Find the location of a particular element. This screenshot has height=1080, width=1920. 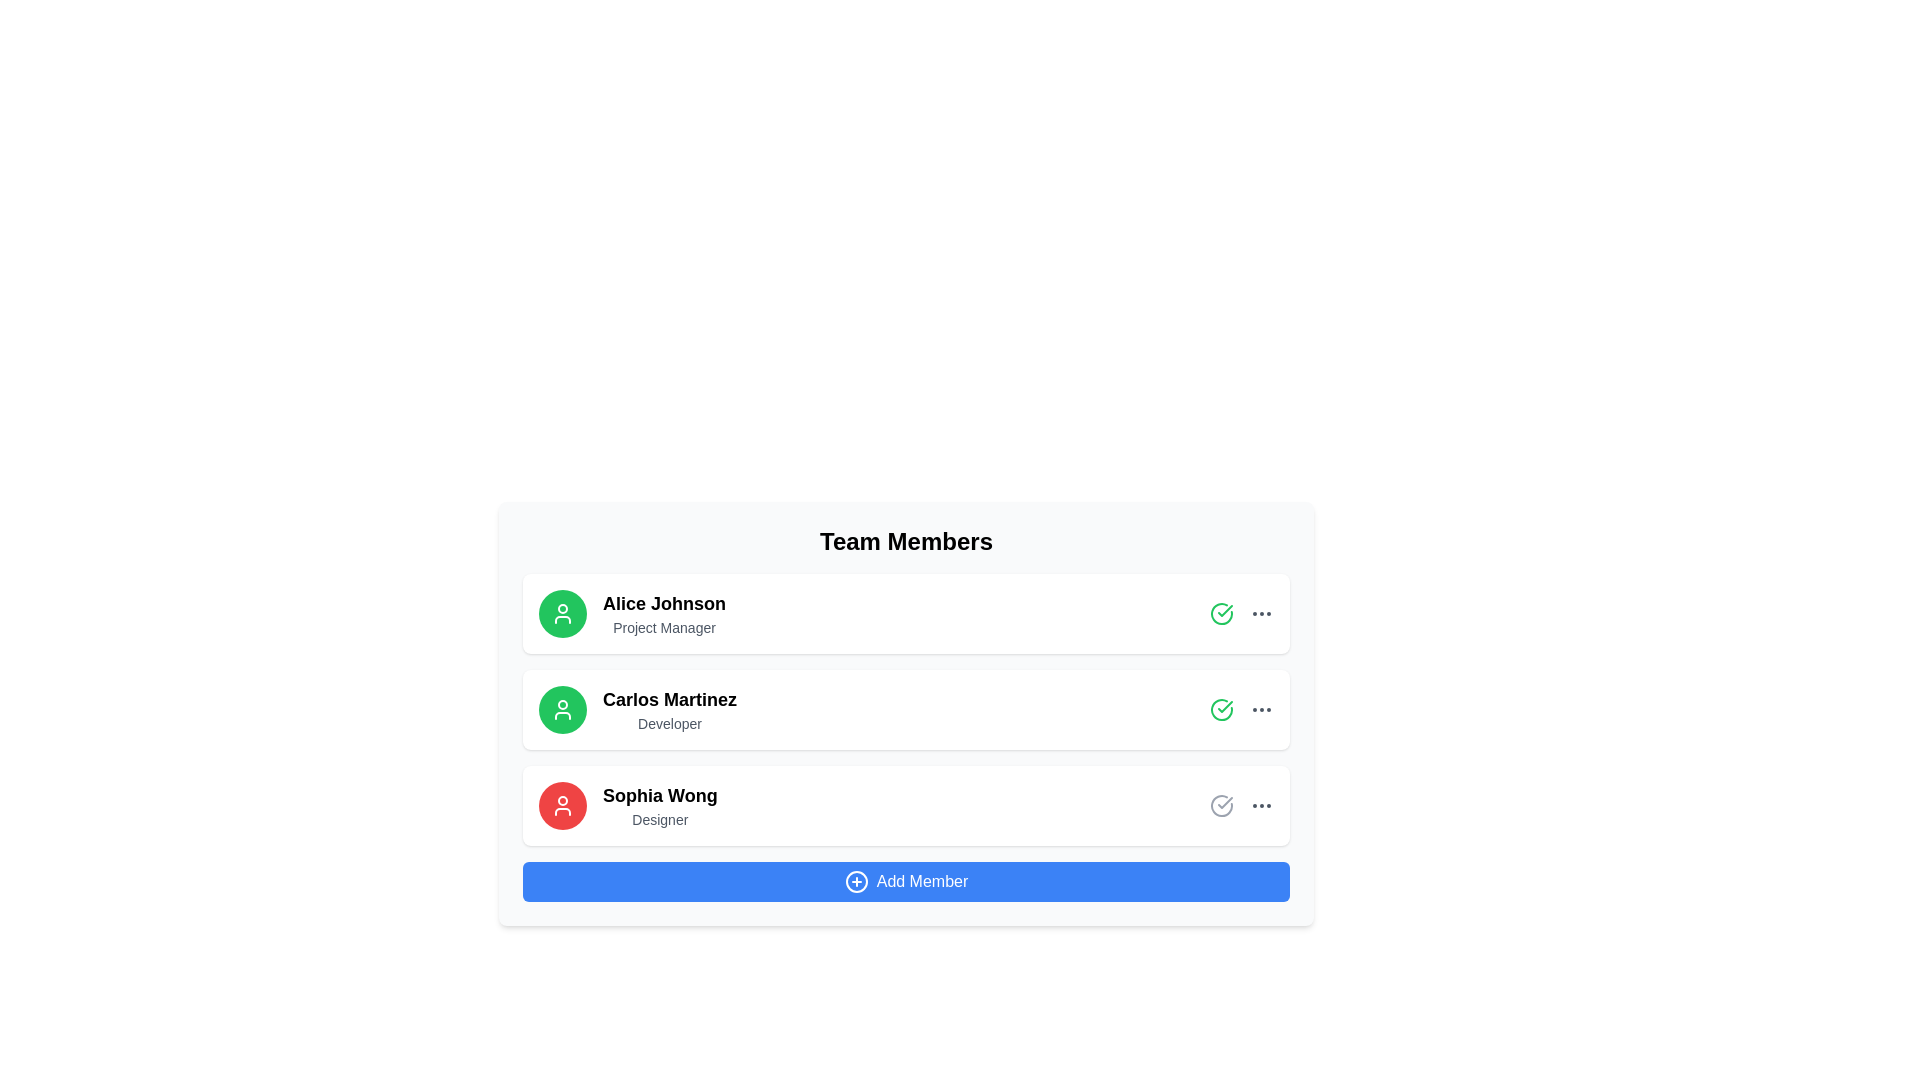

the user profile picture icon for 'Alice Johnson' located at the top-left corner of her information card is located at coordinates (561, 612).